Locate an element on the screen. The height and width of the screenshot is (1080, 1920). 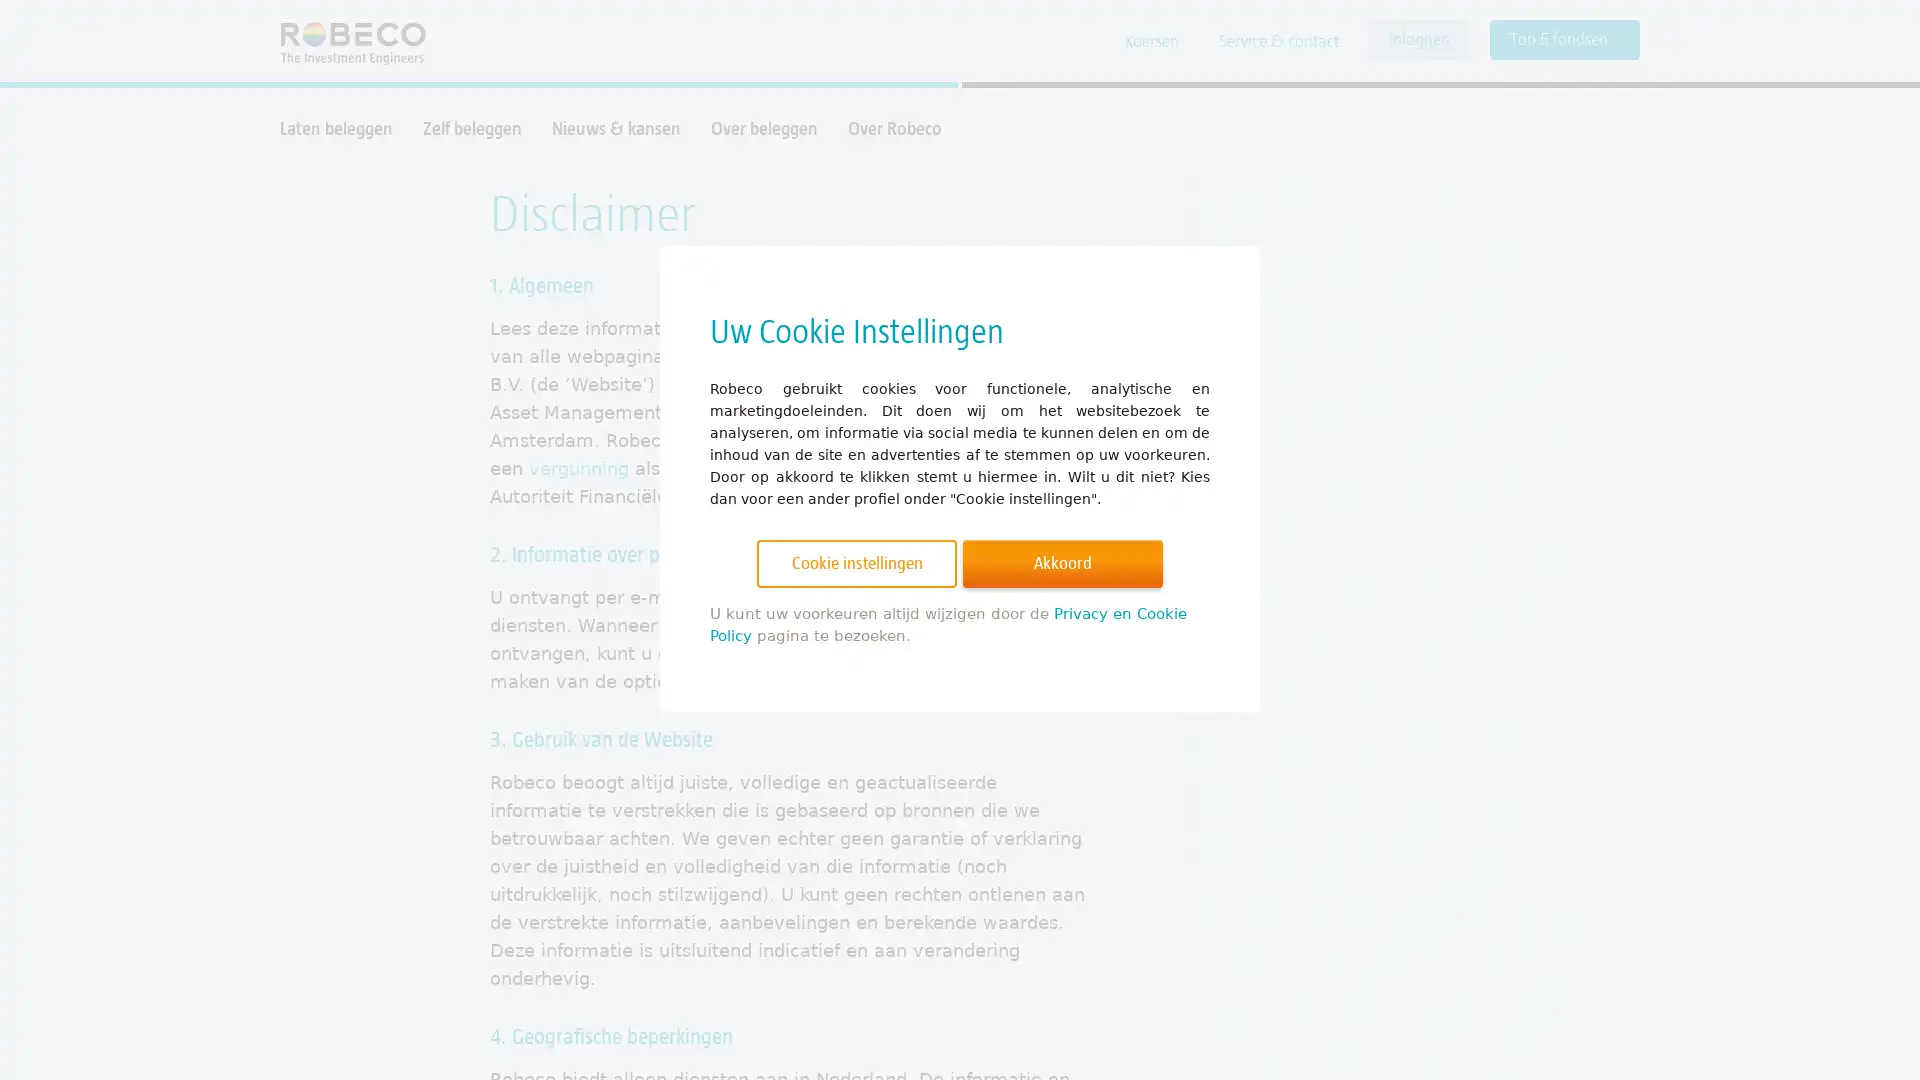
Inloggen is located at coordinates (1418, 39).